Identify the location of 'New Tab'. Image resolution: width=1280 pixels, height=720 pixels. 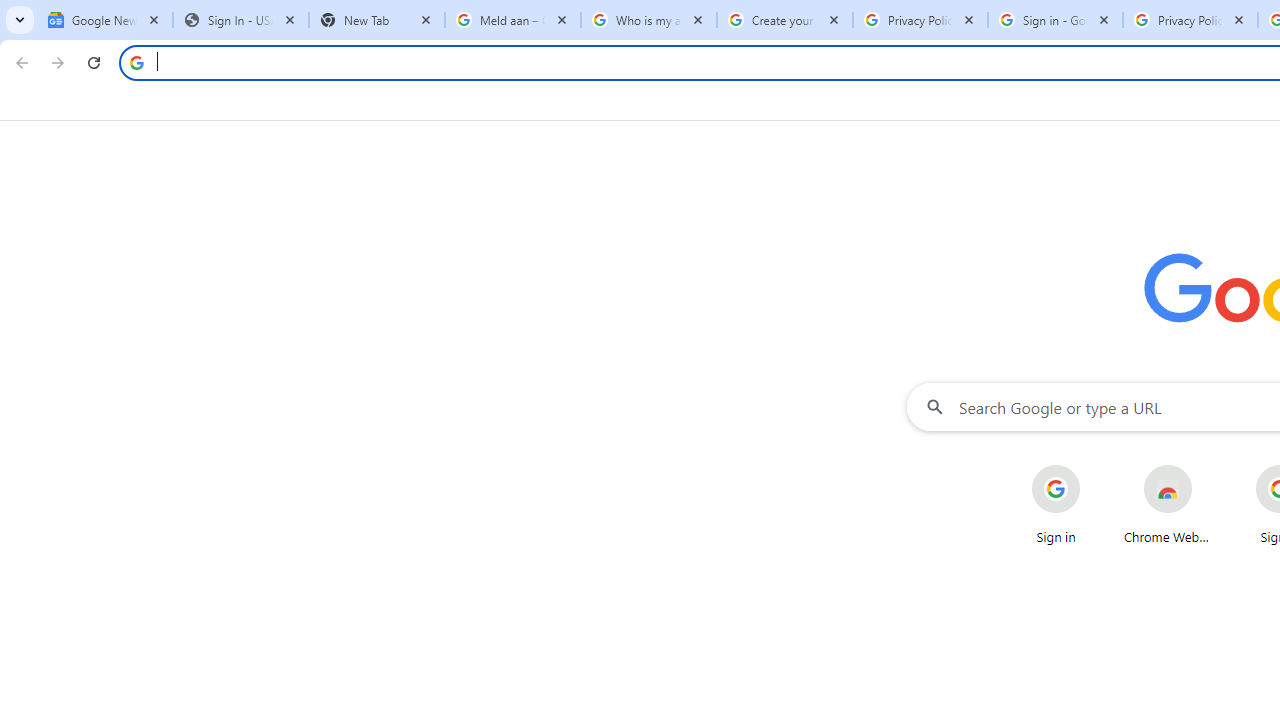
(376, 20).